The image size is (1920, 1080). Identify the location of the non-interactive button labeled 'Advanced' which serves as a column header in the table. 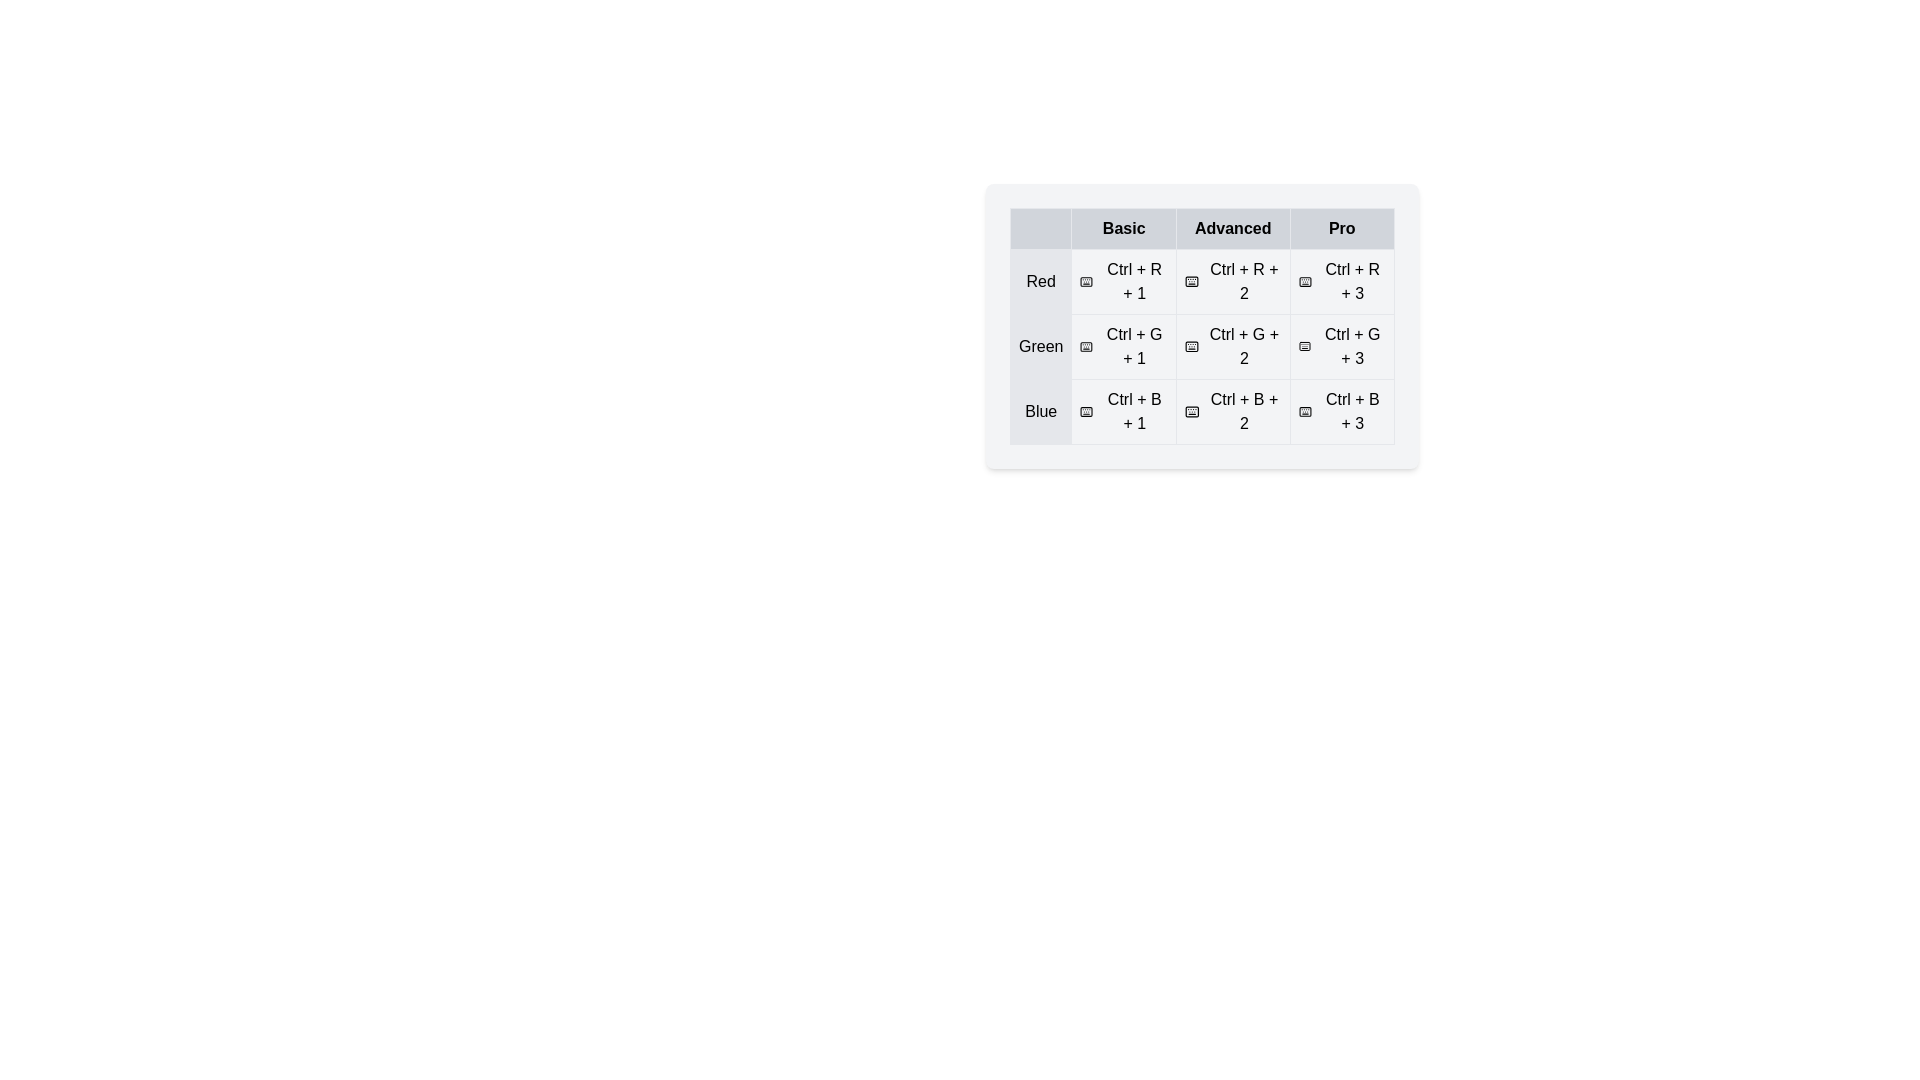
(1232, 227).